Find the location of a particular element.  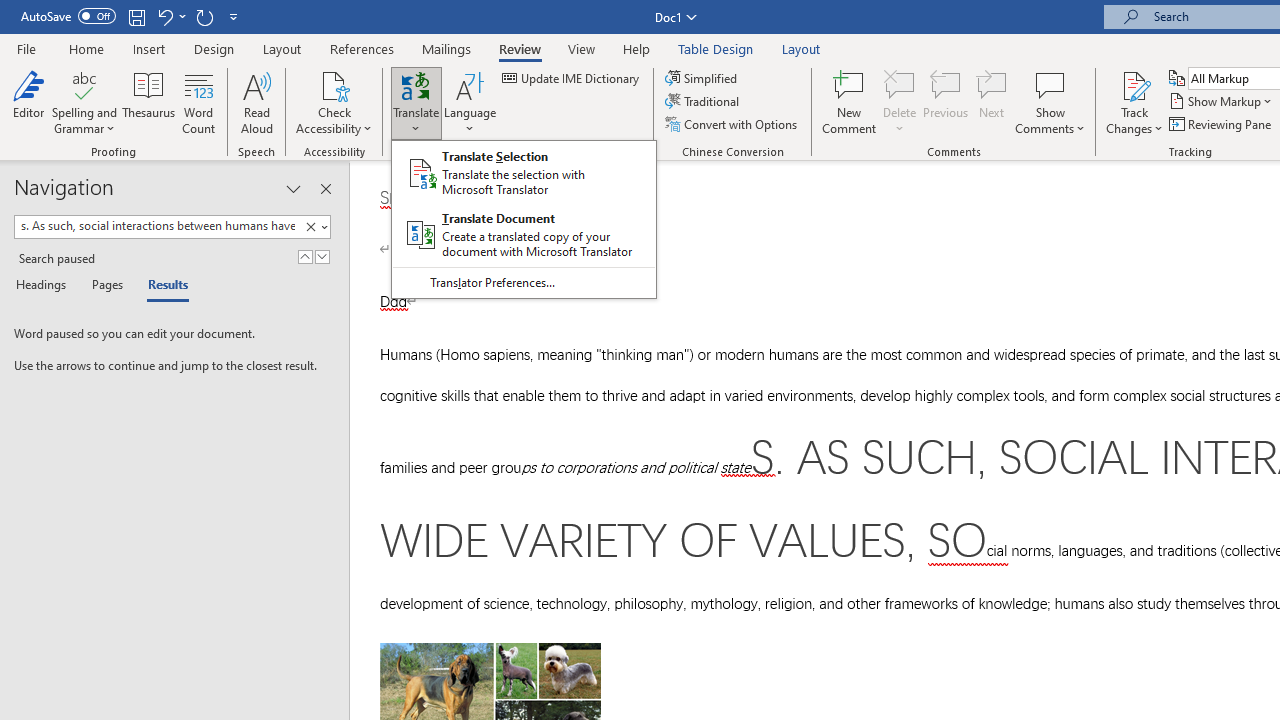

'Track Changes' is located at coordinates (1134, 103).